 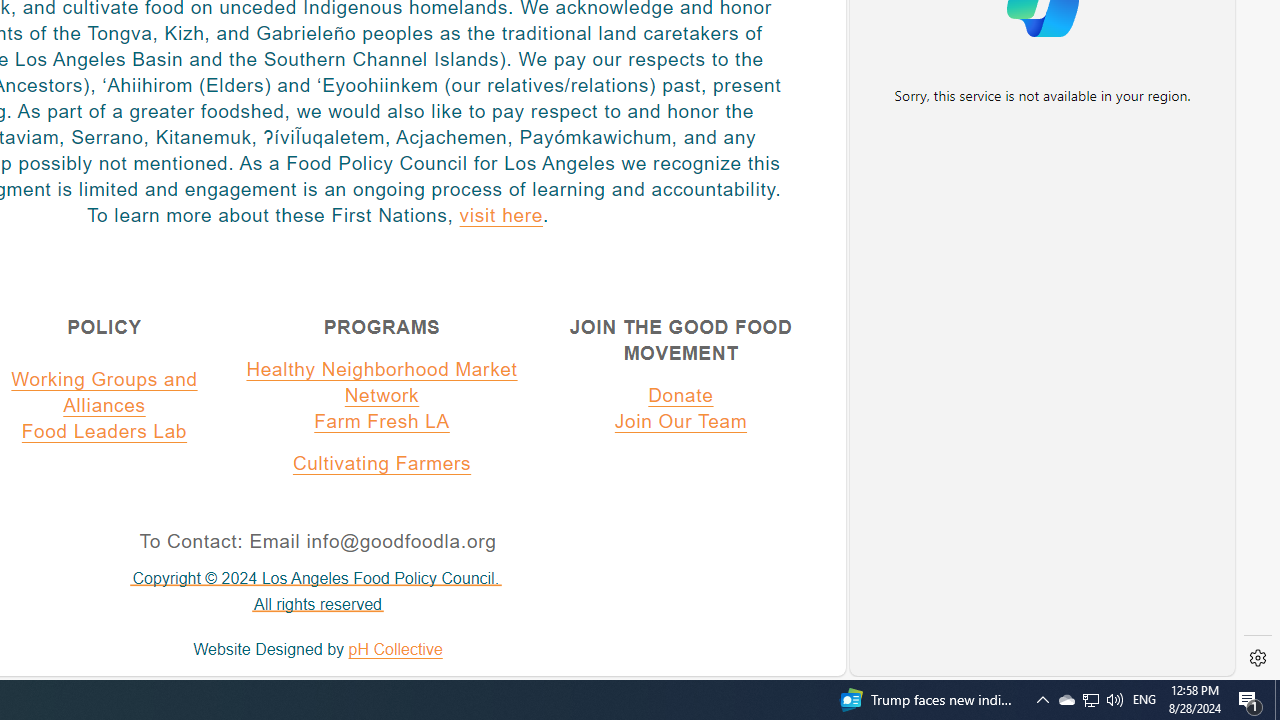 What do you see at coordinates (382, 463) in the screenshot?
I see `'Cultivating Farmers '` at bounding box center [382, 463].